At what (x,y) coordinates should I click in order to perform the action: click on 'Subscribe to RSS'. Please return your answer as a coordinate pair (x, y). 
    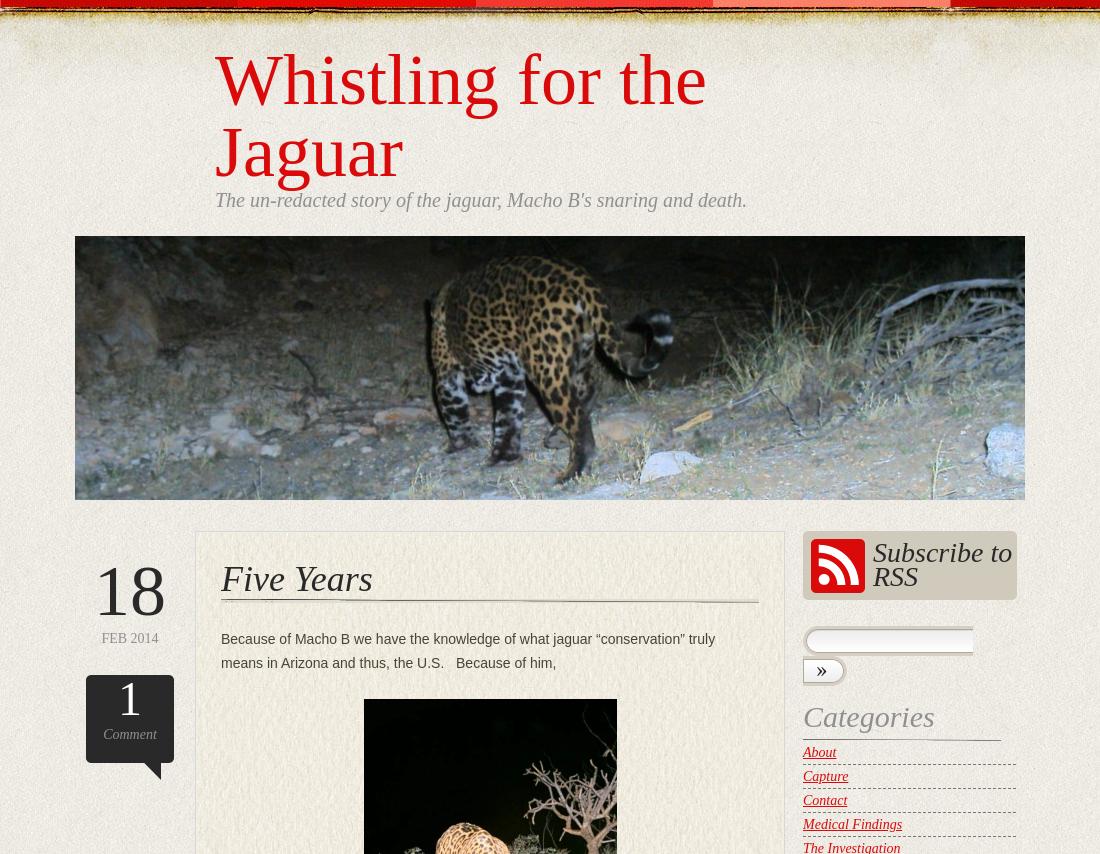
    Looking at the image, I should click on (942, 563).